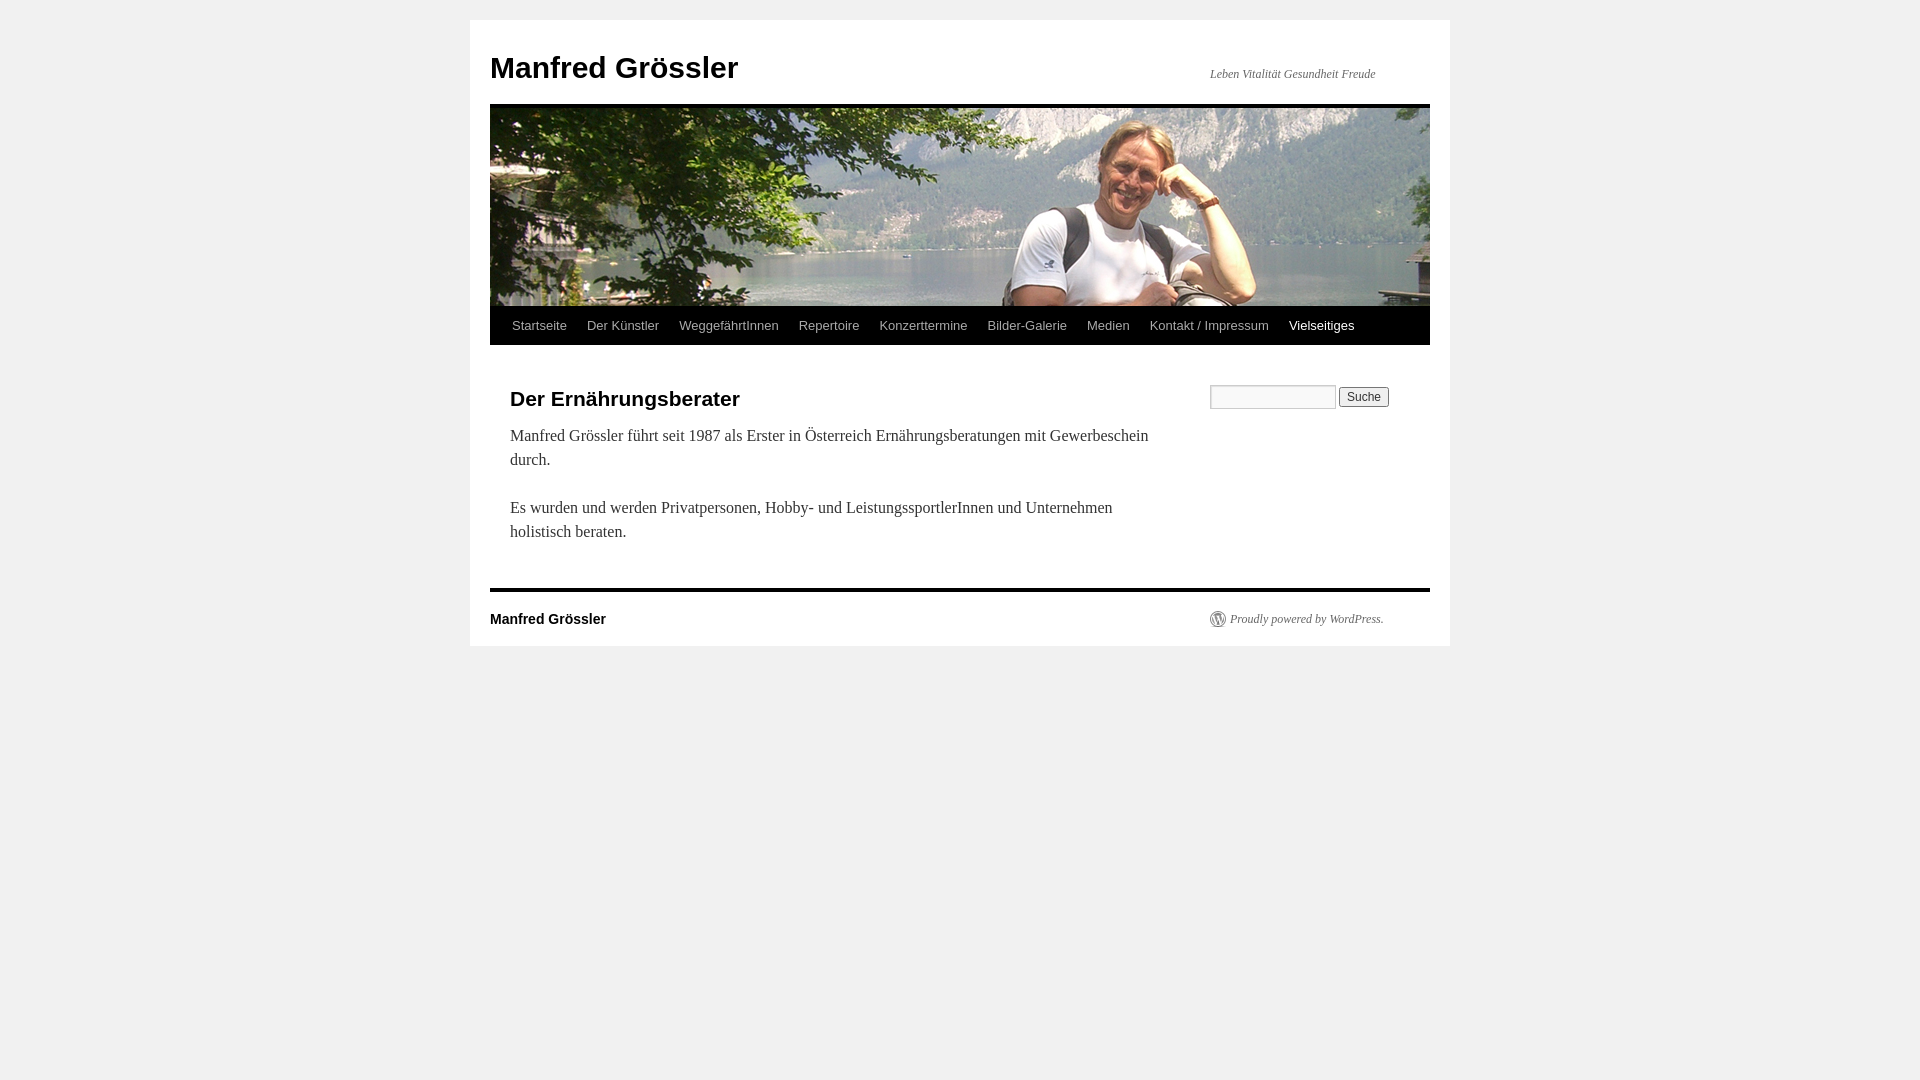 This screenshot has height=1080, width=1920. What do you see at coordinates (1107, 325) in the screenshot?
I see `'Medien'` at bounding box center [1107, 325].